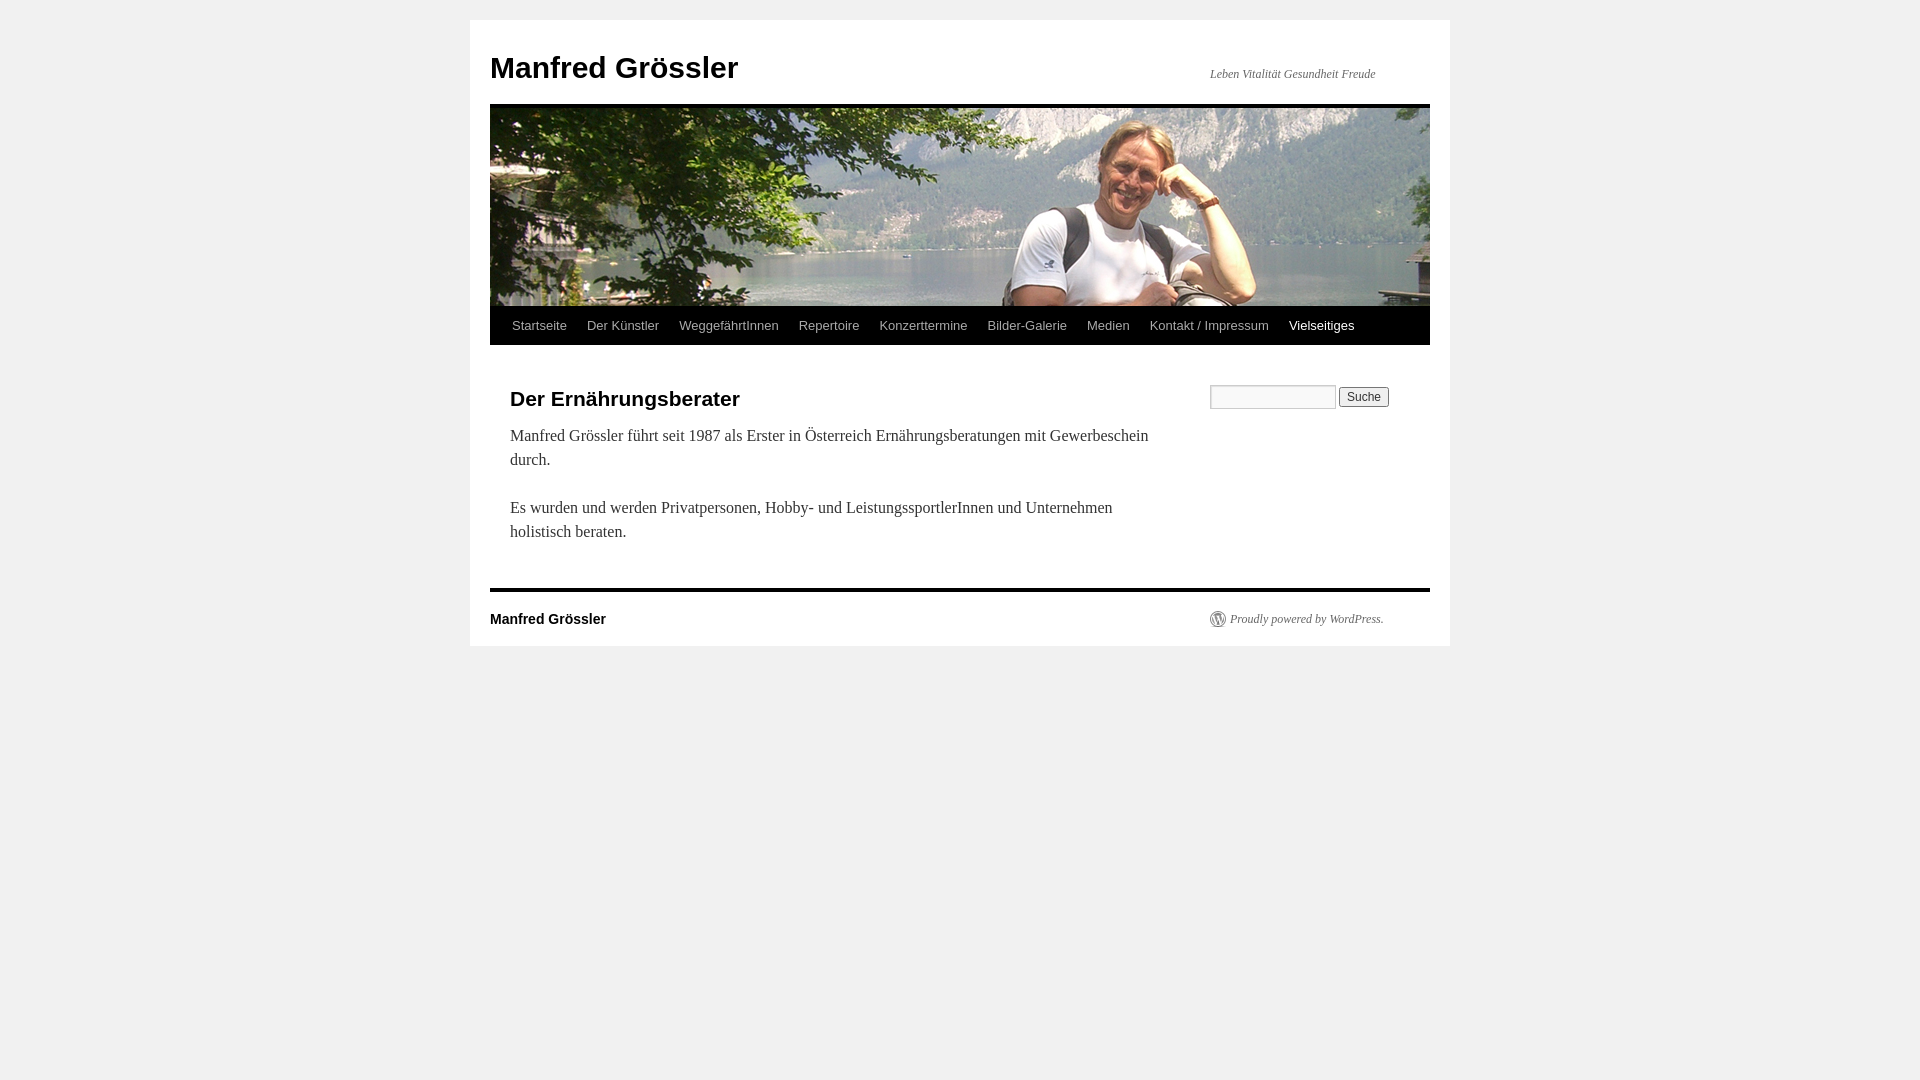 This screenshot has height=1080, width=1920. What do you see at coordinates (1107, 325) in the screenshot?
I see `'Medien'` at bounding box center [1107, 325].